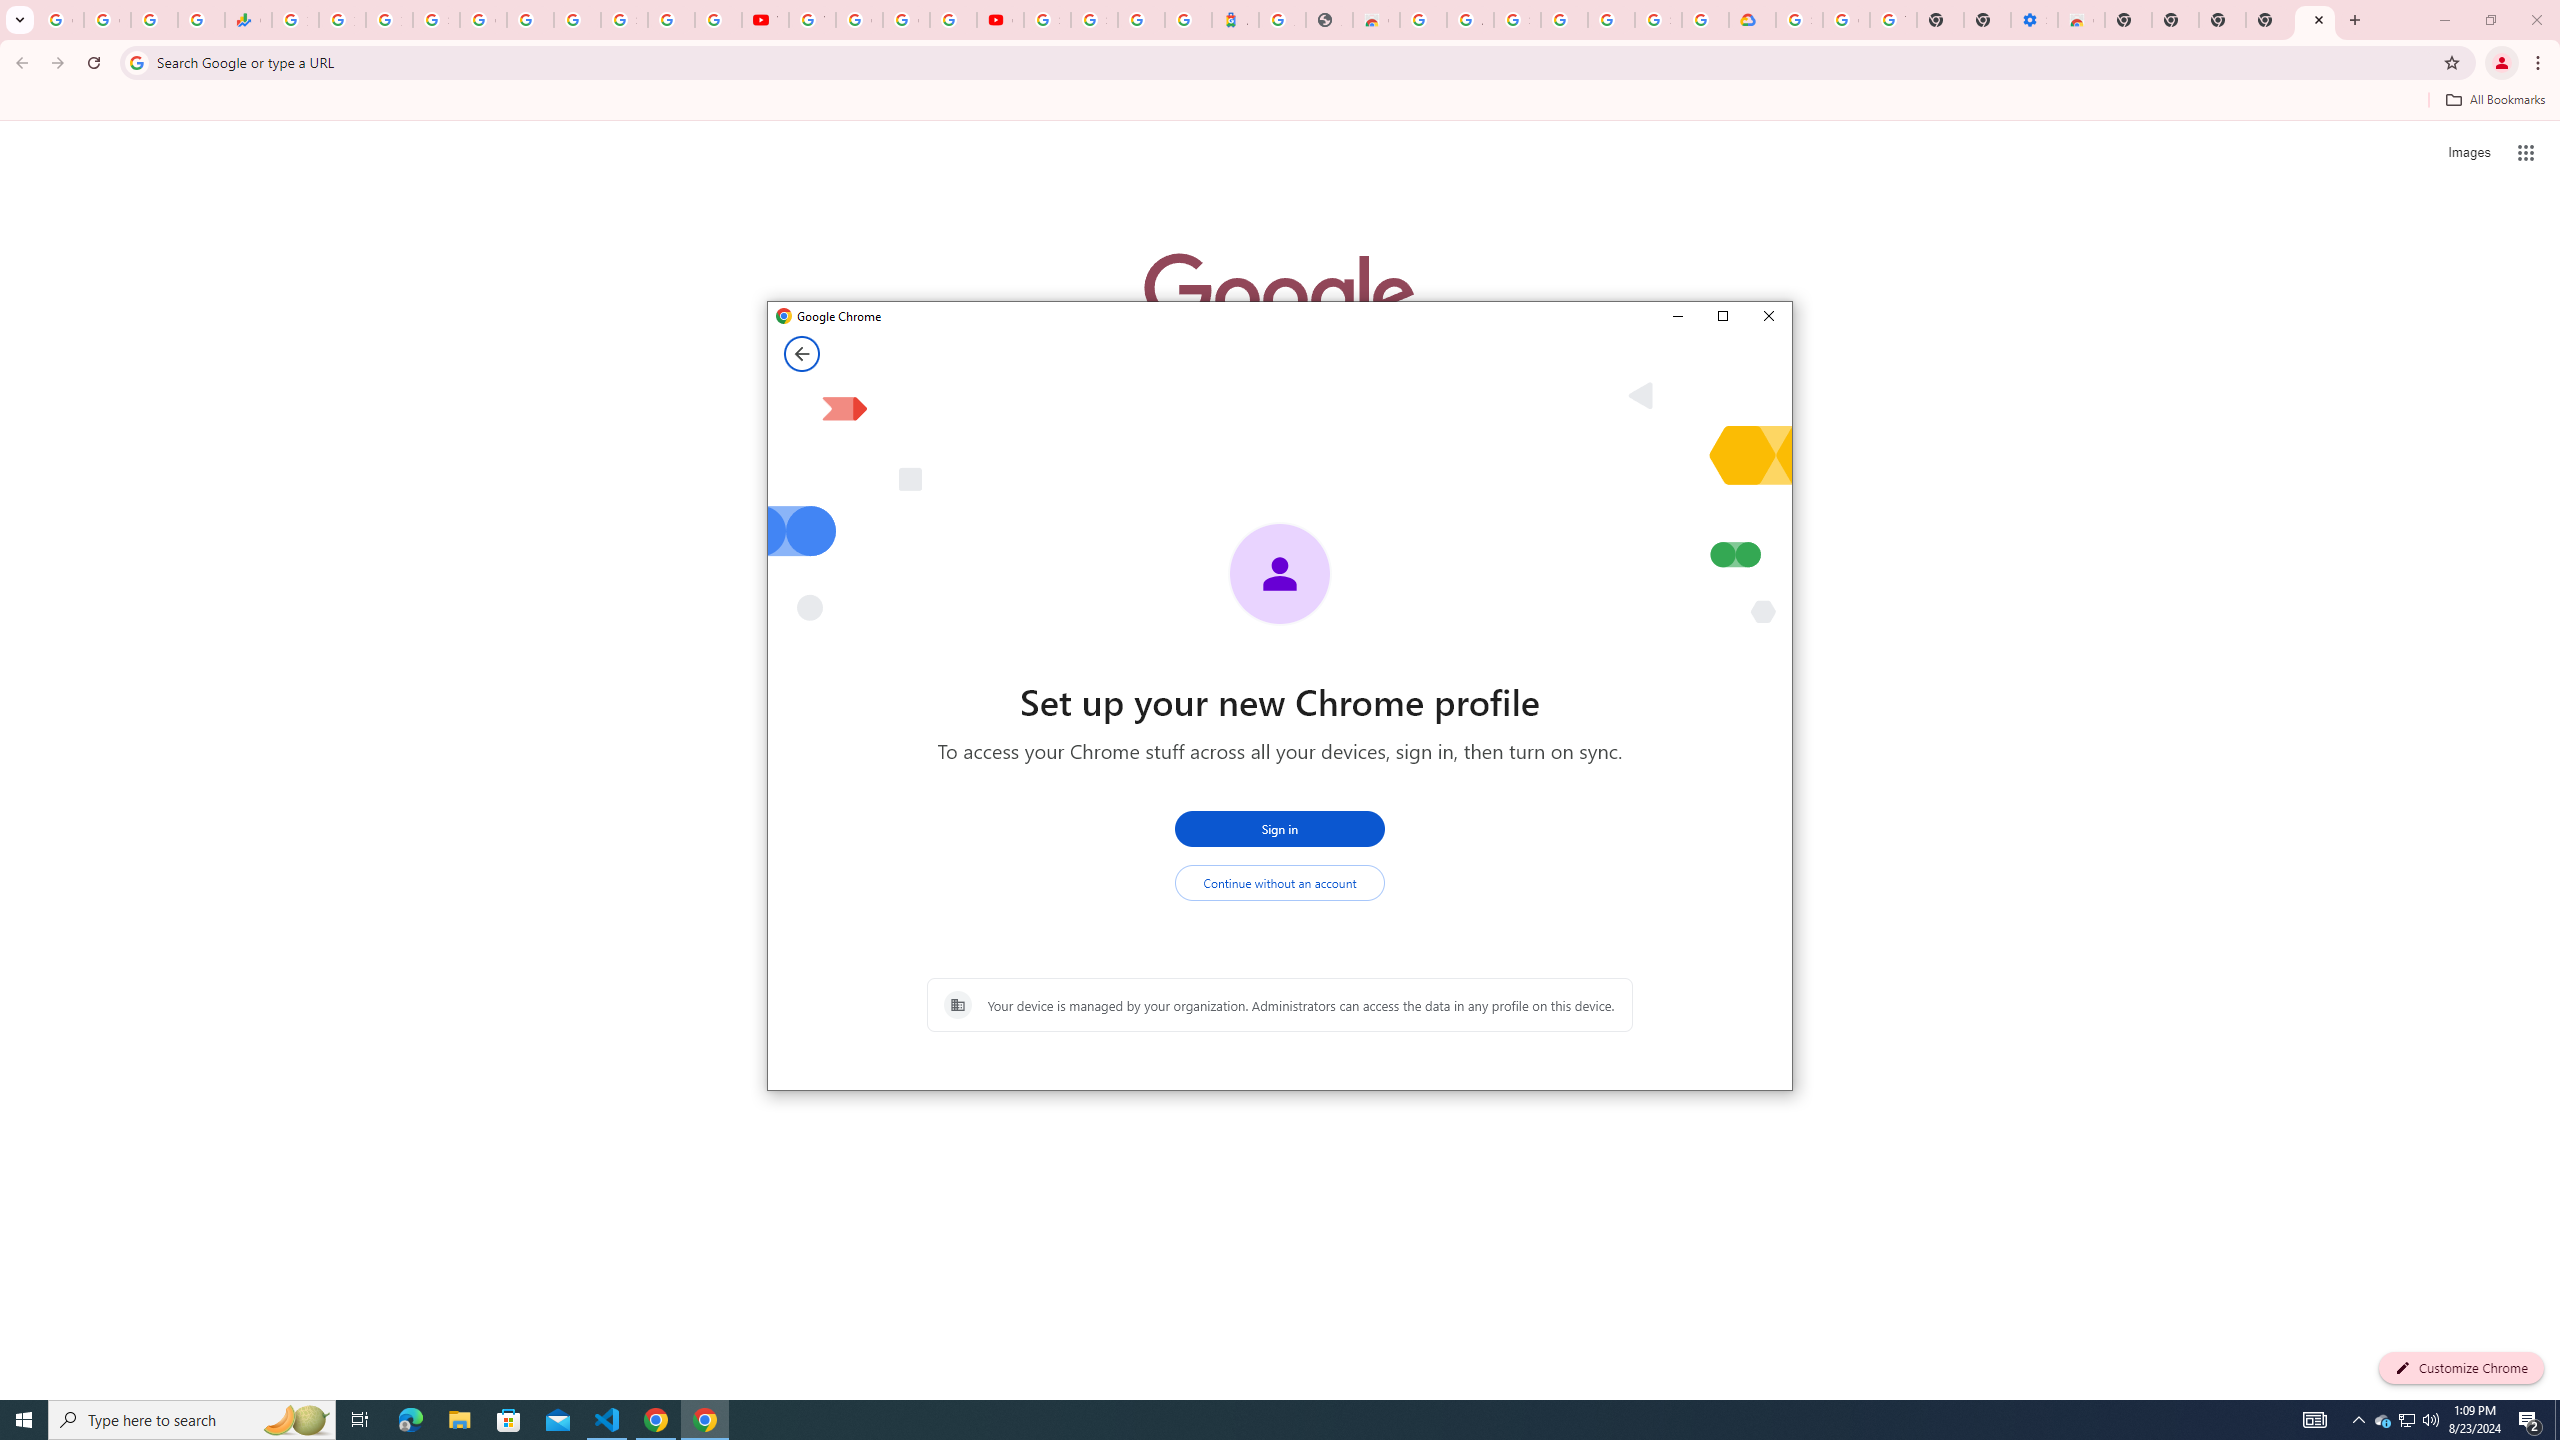 Image resolution: width=2560 pixels, height=1440 pixels. I want to click on 'Google Chrome - 1 running window', so click(705, 1418).